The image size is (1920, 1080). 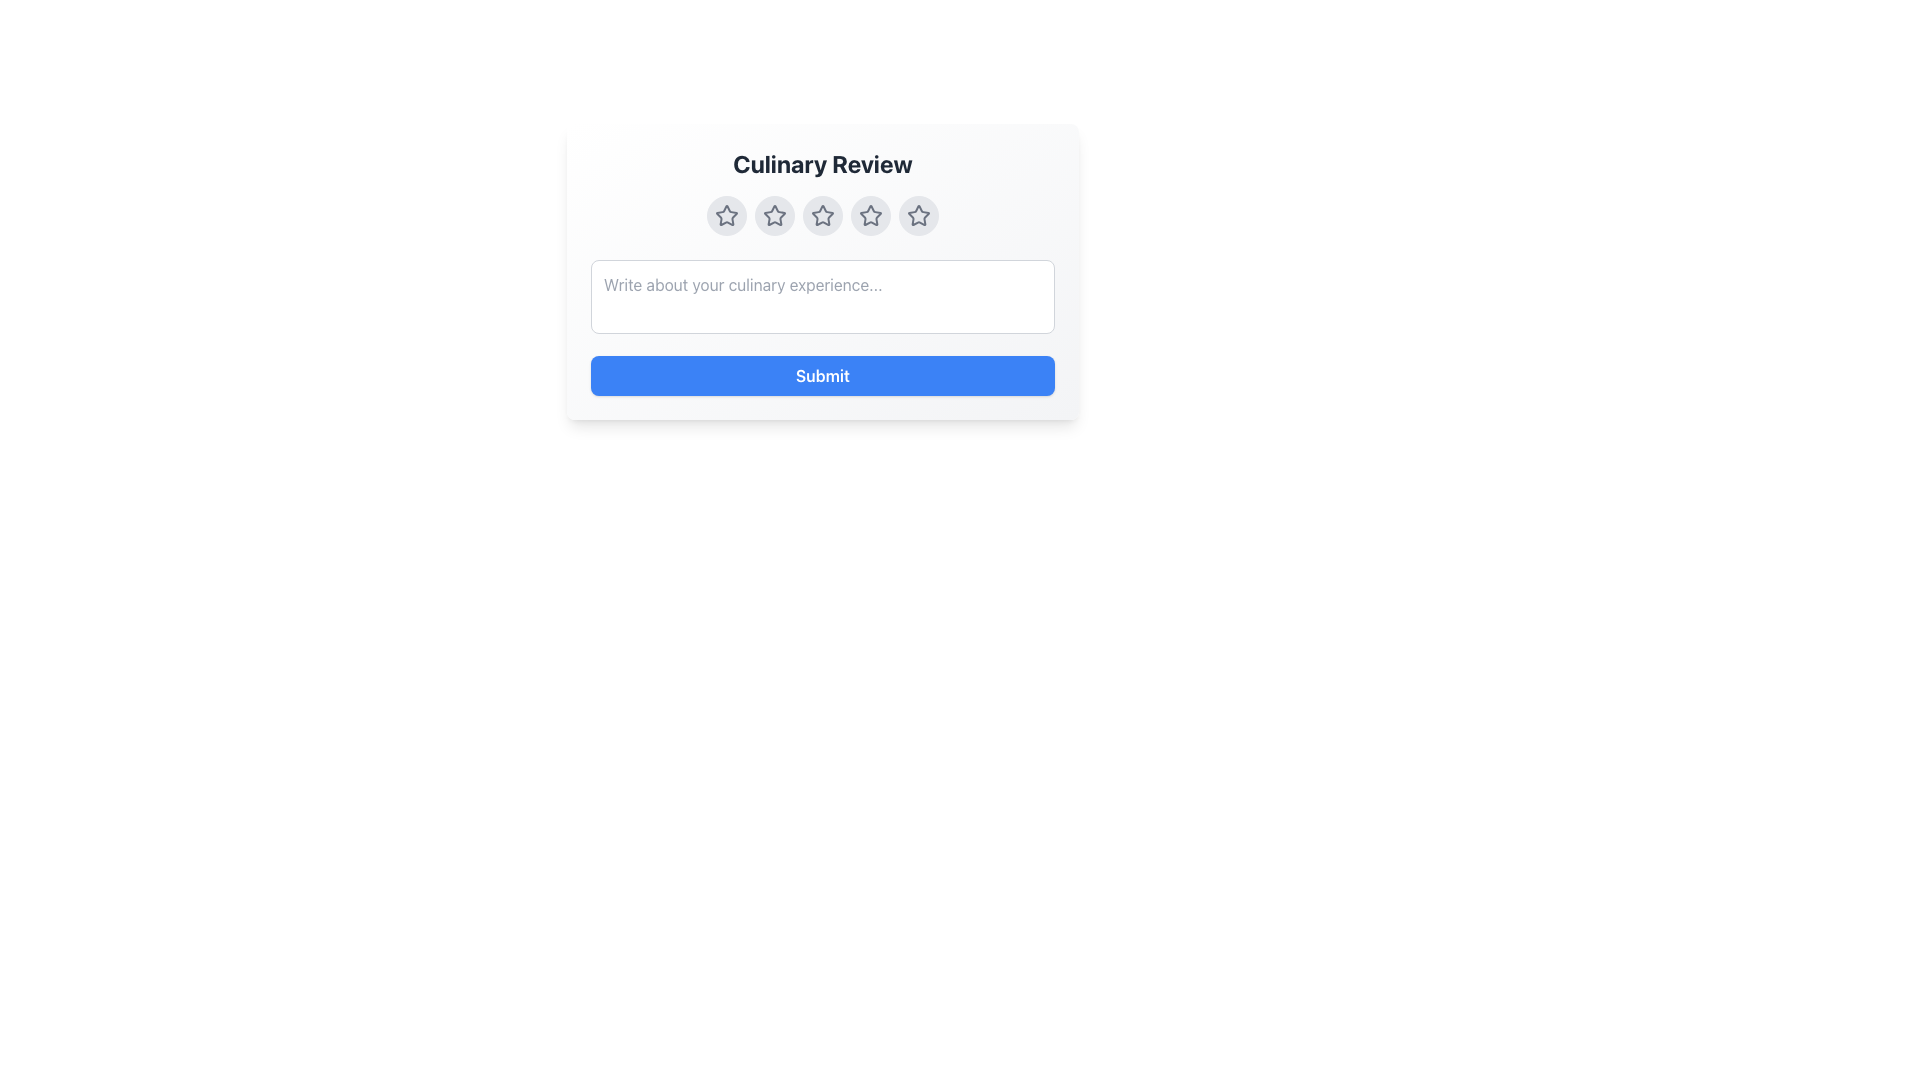 What do you see at coordinates (917, 216) in the screenshot?
I see `the fifth rating button in the 5-star rating system` at bounding box center [917, 216].